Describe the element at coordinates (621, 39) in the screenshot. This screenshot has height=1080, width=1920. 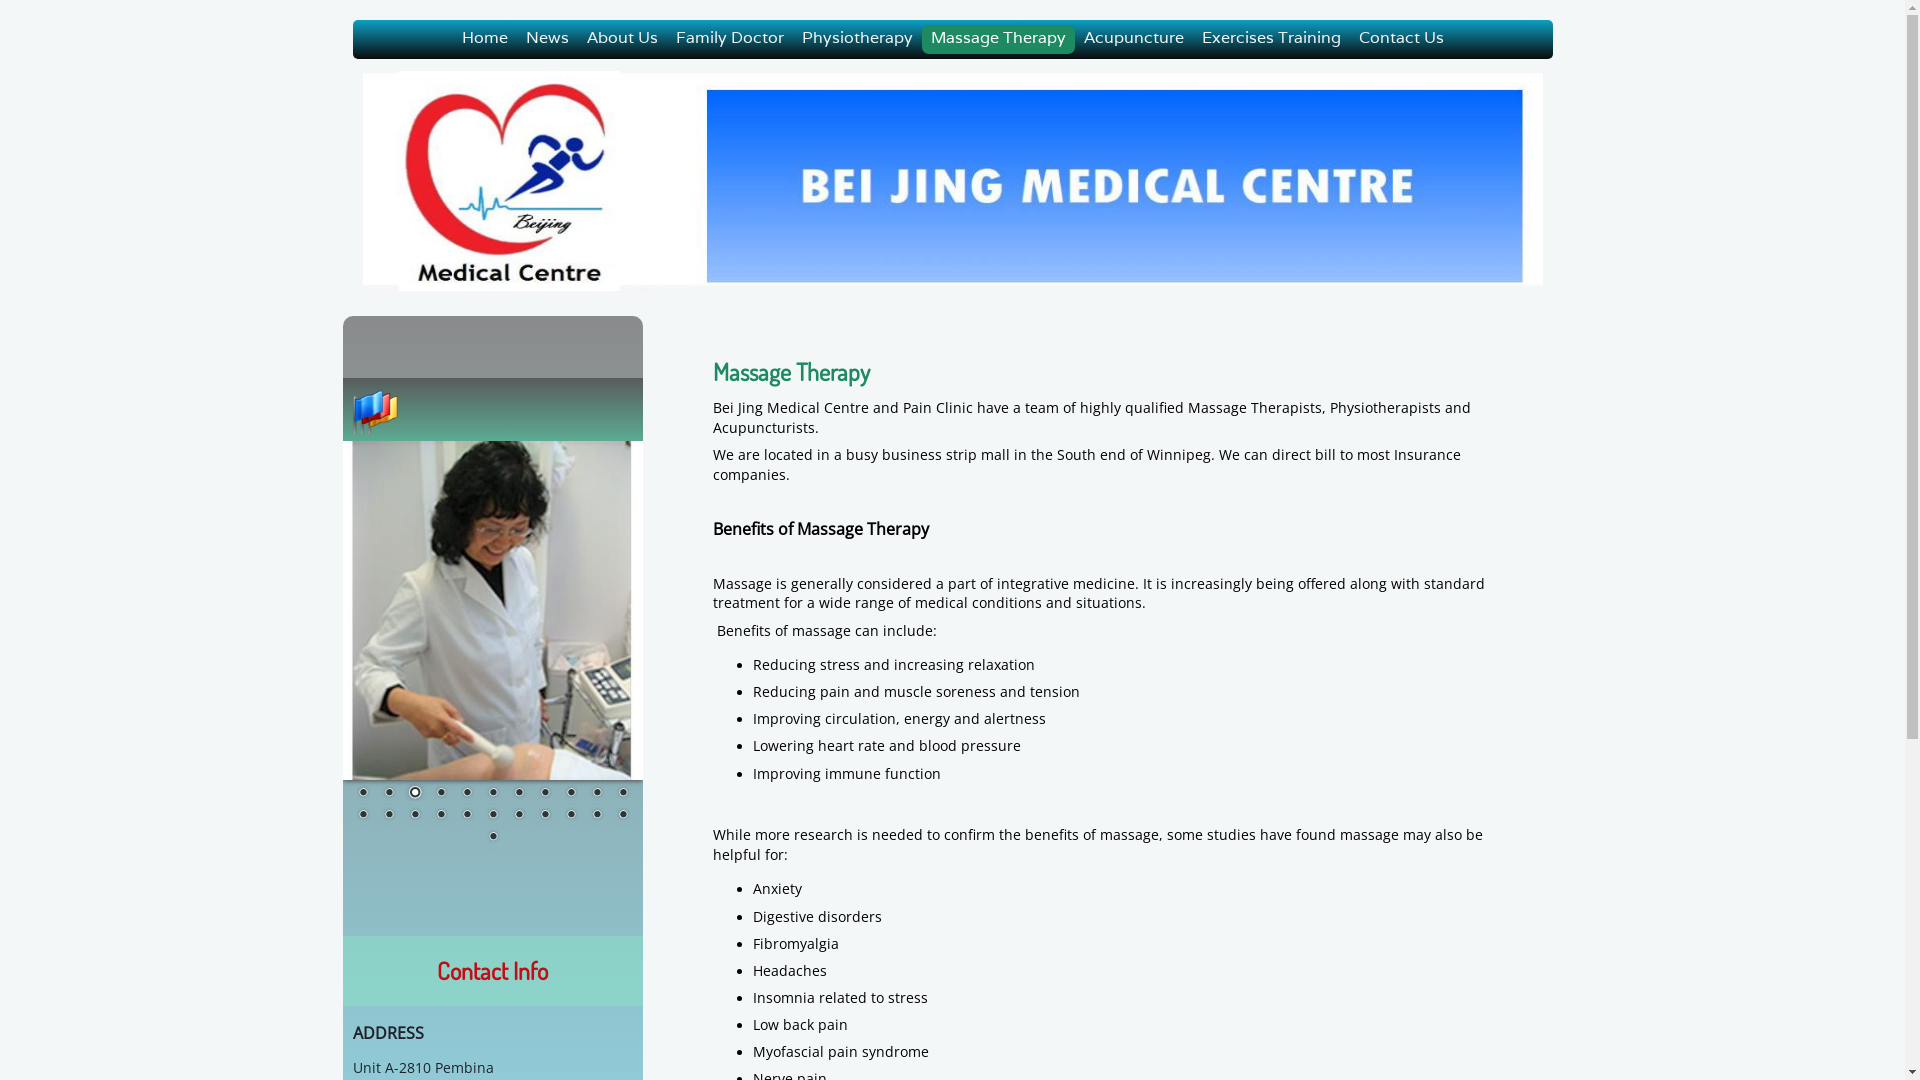
I see `'About Us'` at that location.